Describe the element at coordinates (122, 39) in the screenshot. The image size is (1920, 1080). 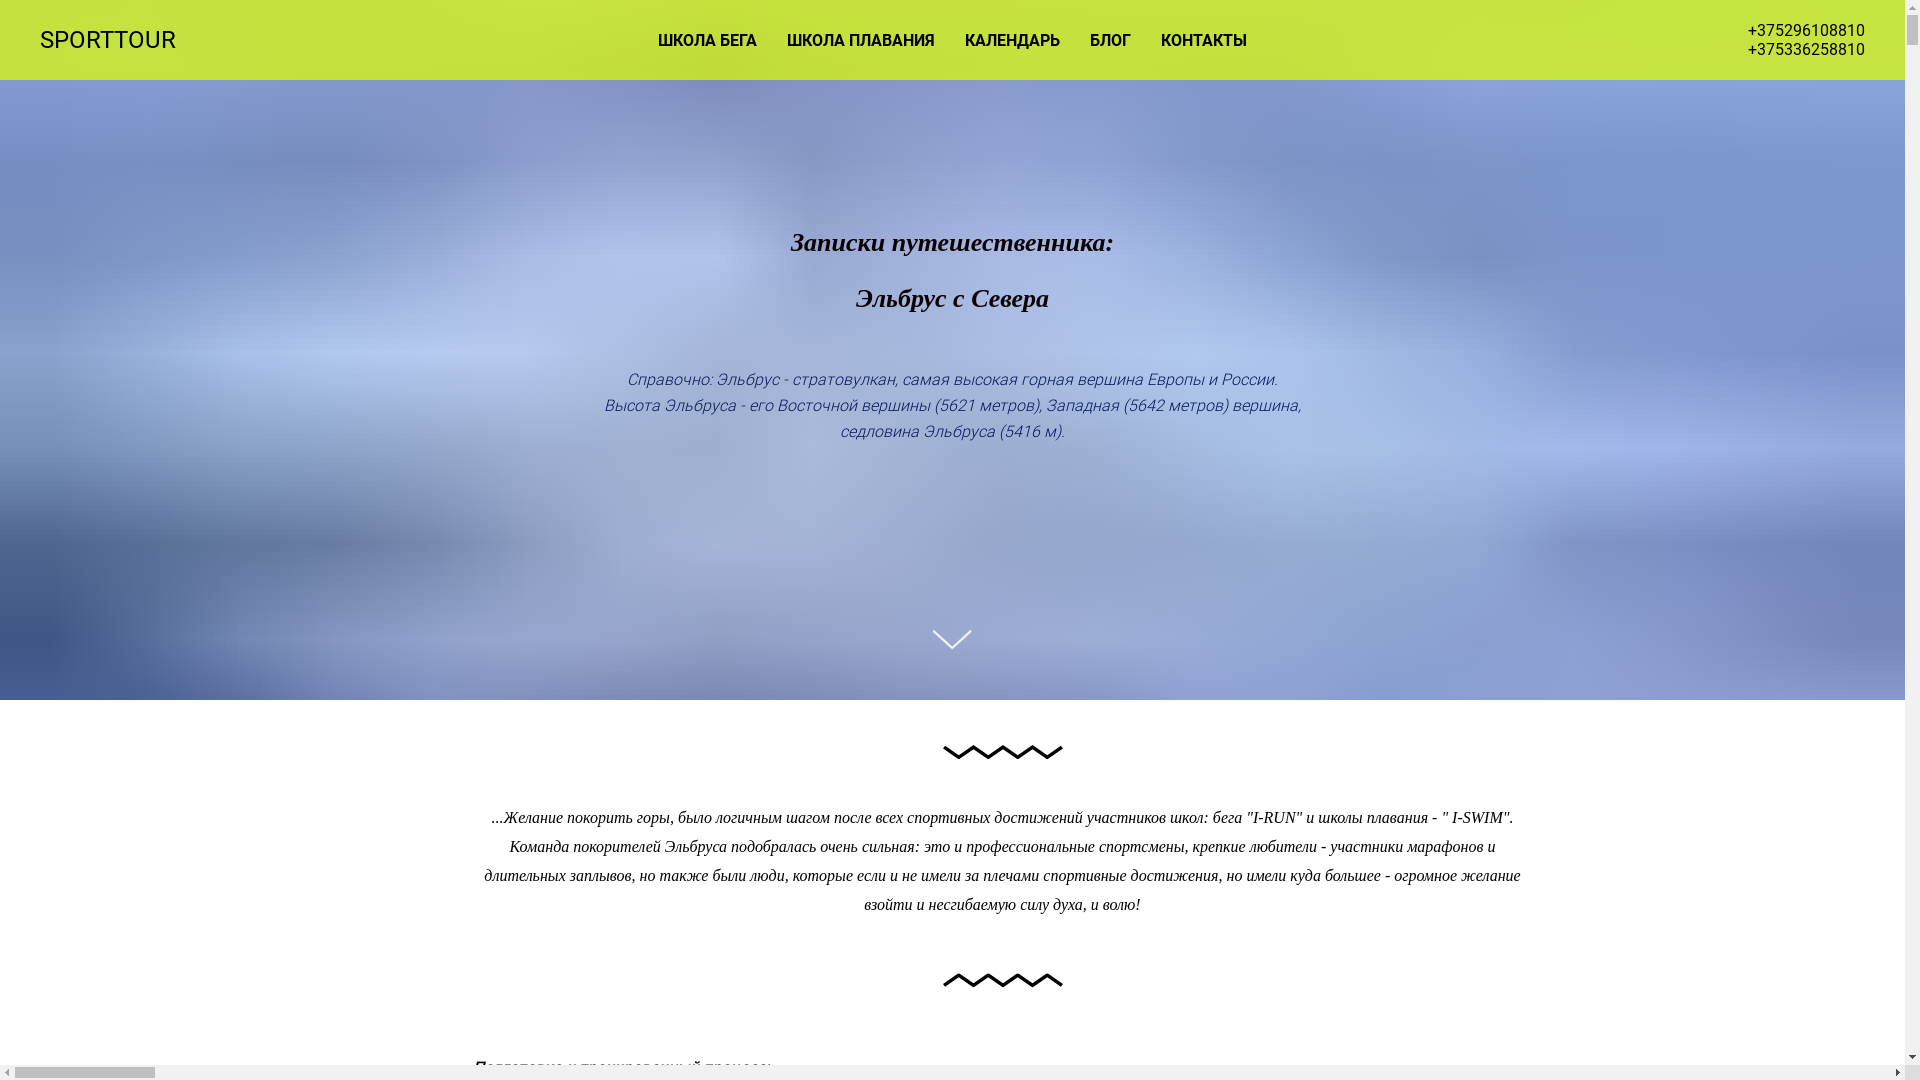
I see `'SPORTTOUR'` at that location.